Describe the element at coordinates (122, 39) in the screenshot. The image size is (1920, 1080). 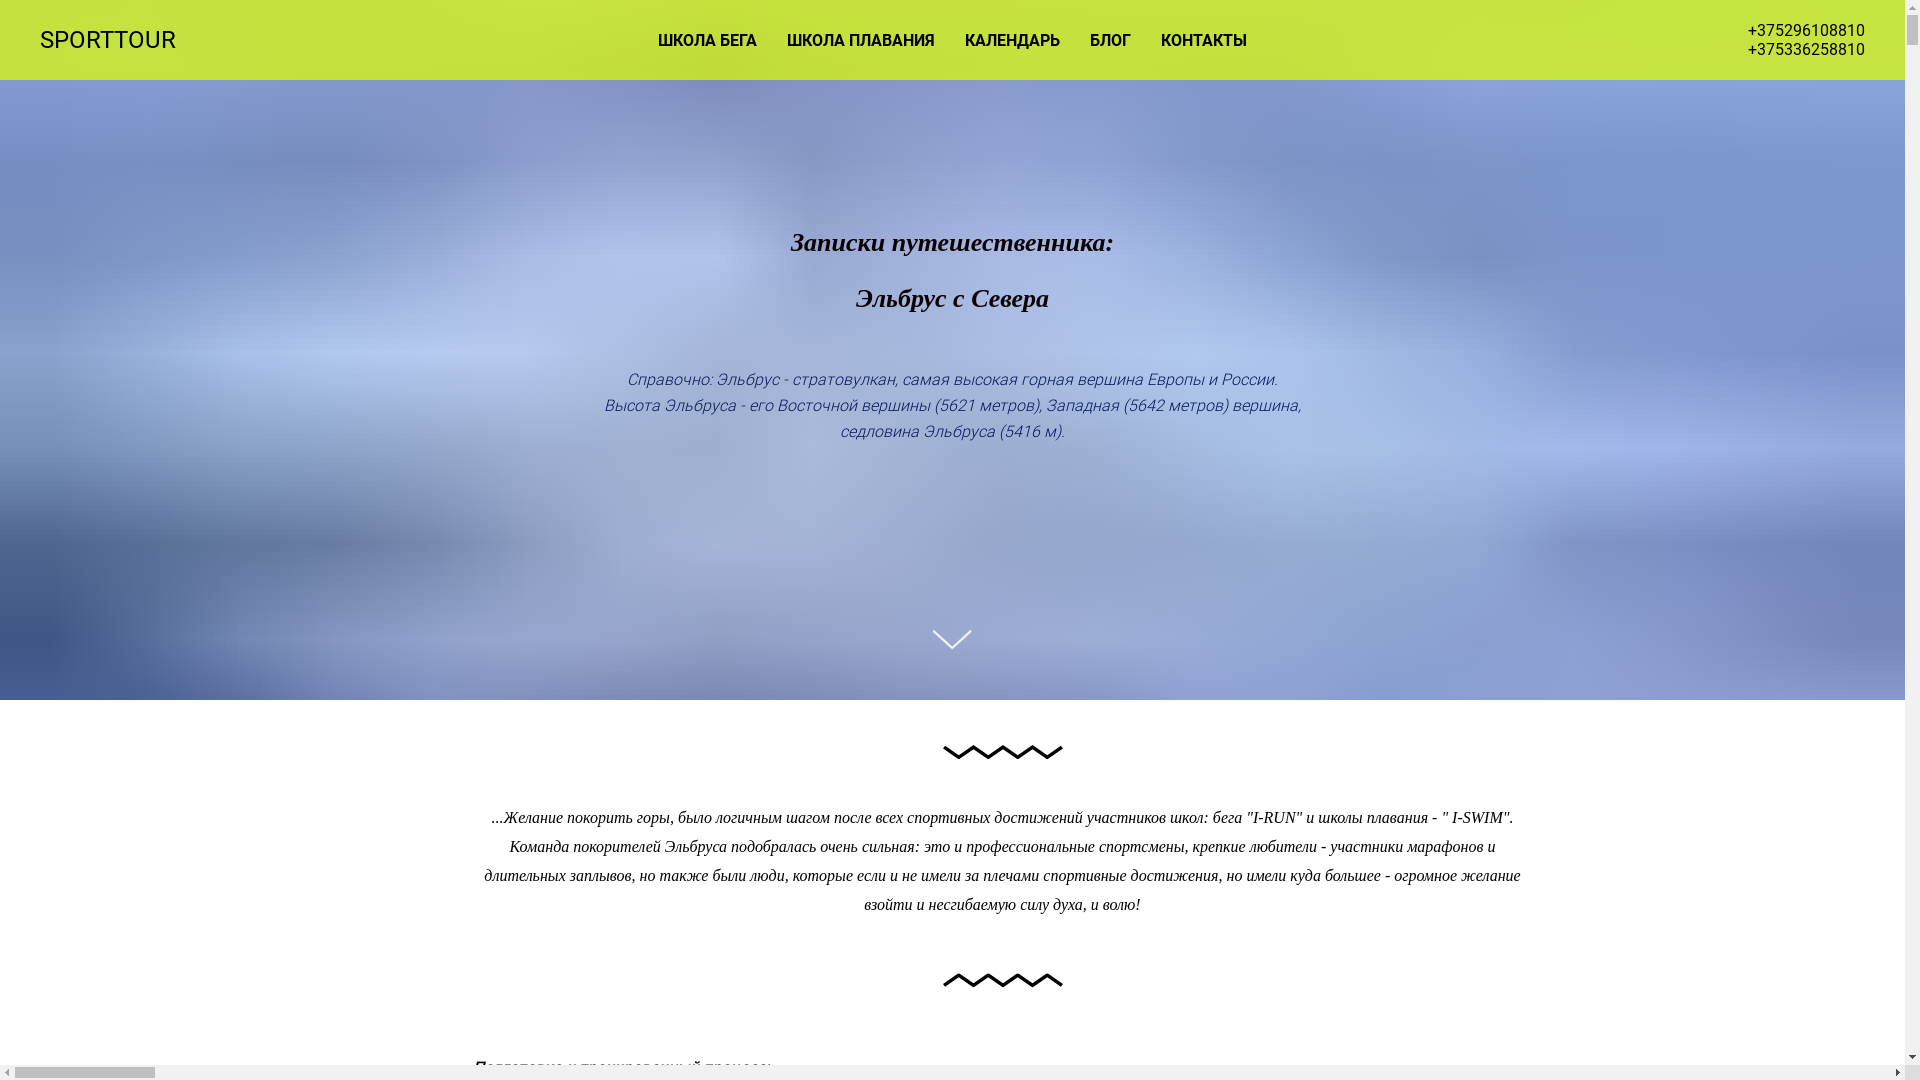
I see `'SPORTTOUR'` at that location.